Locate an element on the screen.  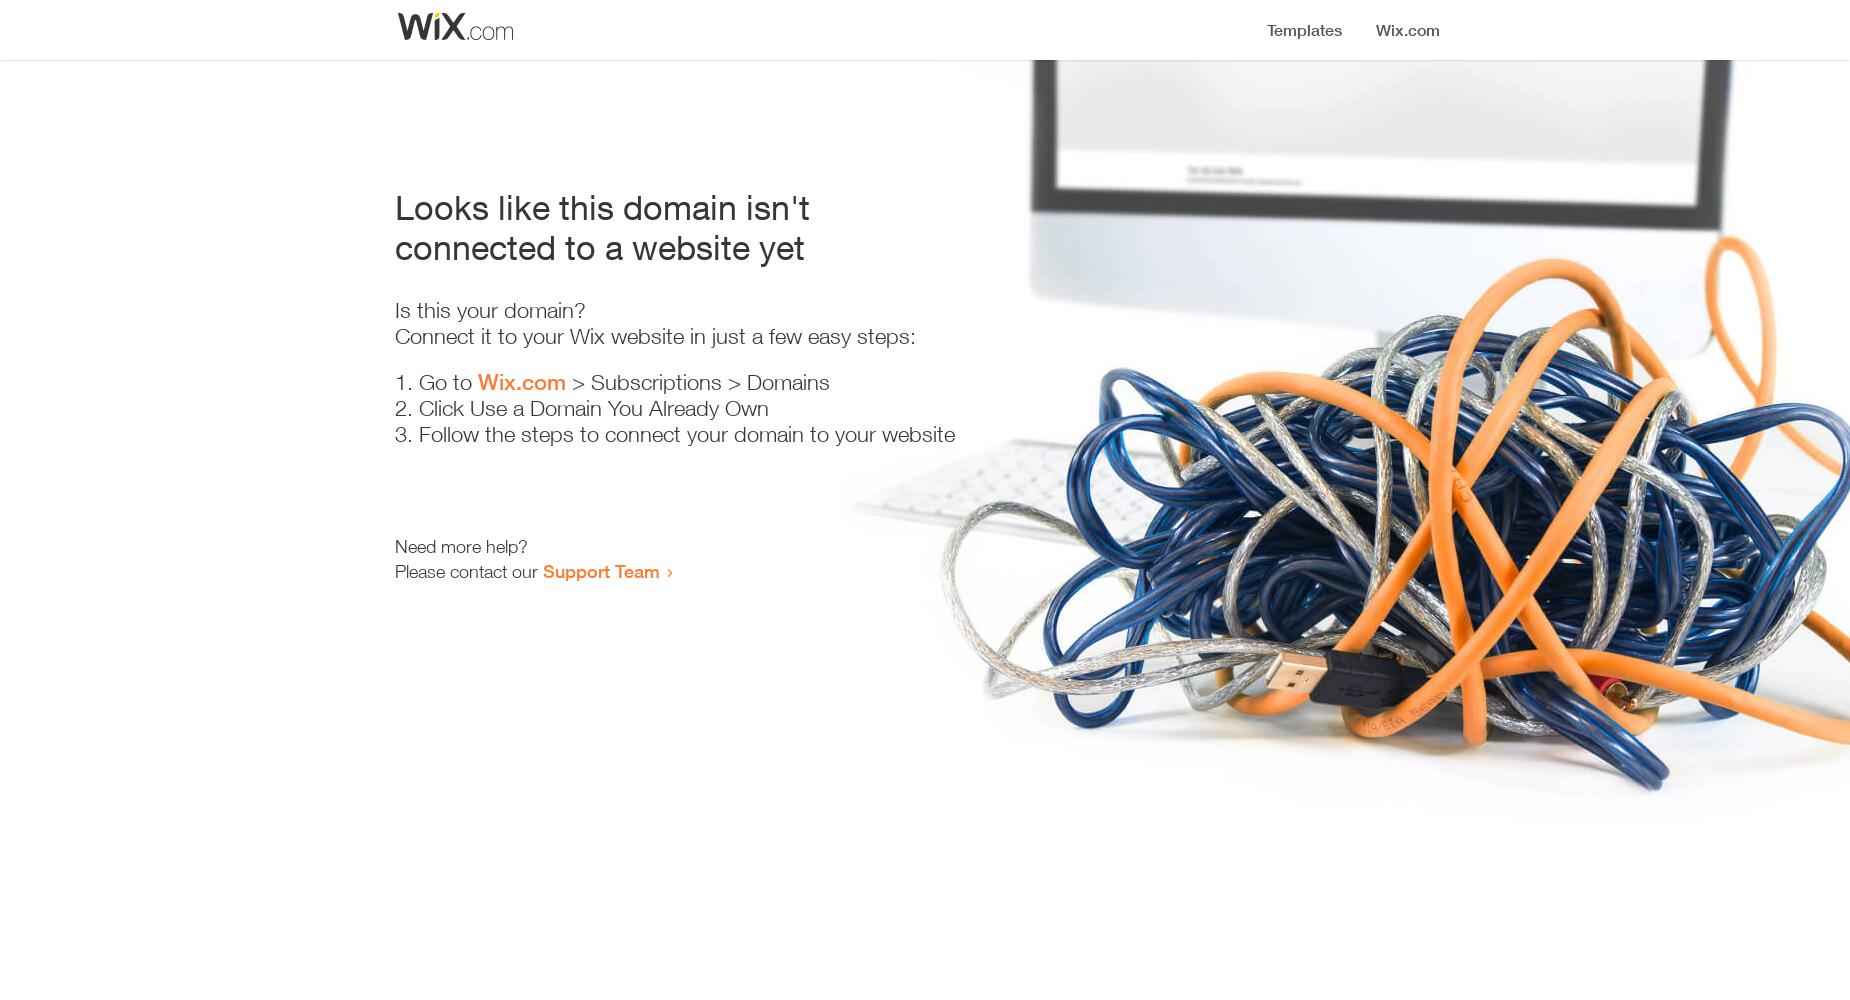
'Is this your domain?' is located at coordinates (490, 310).